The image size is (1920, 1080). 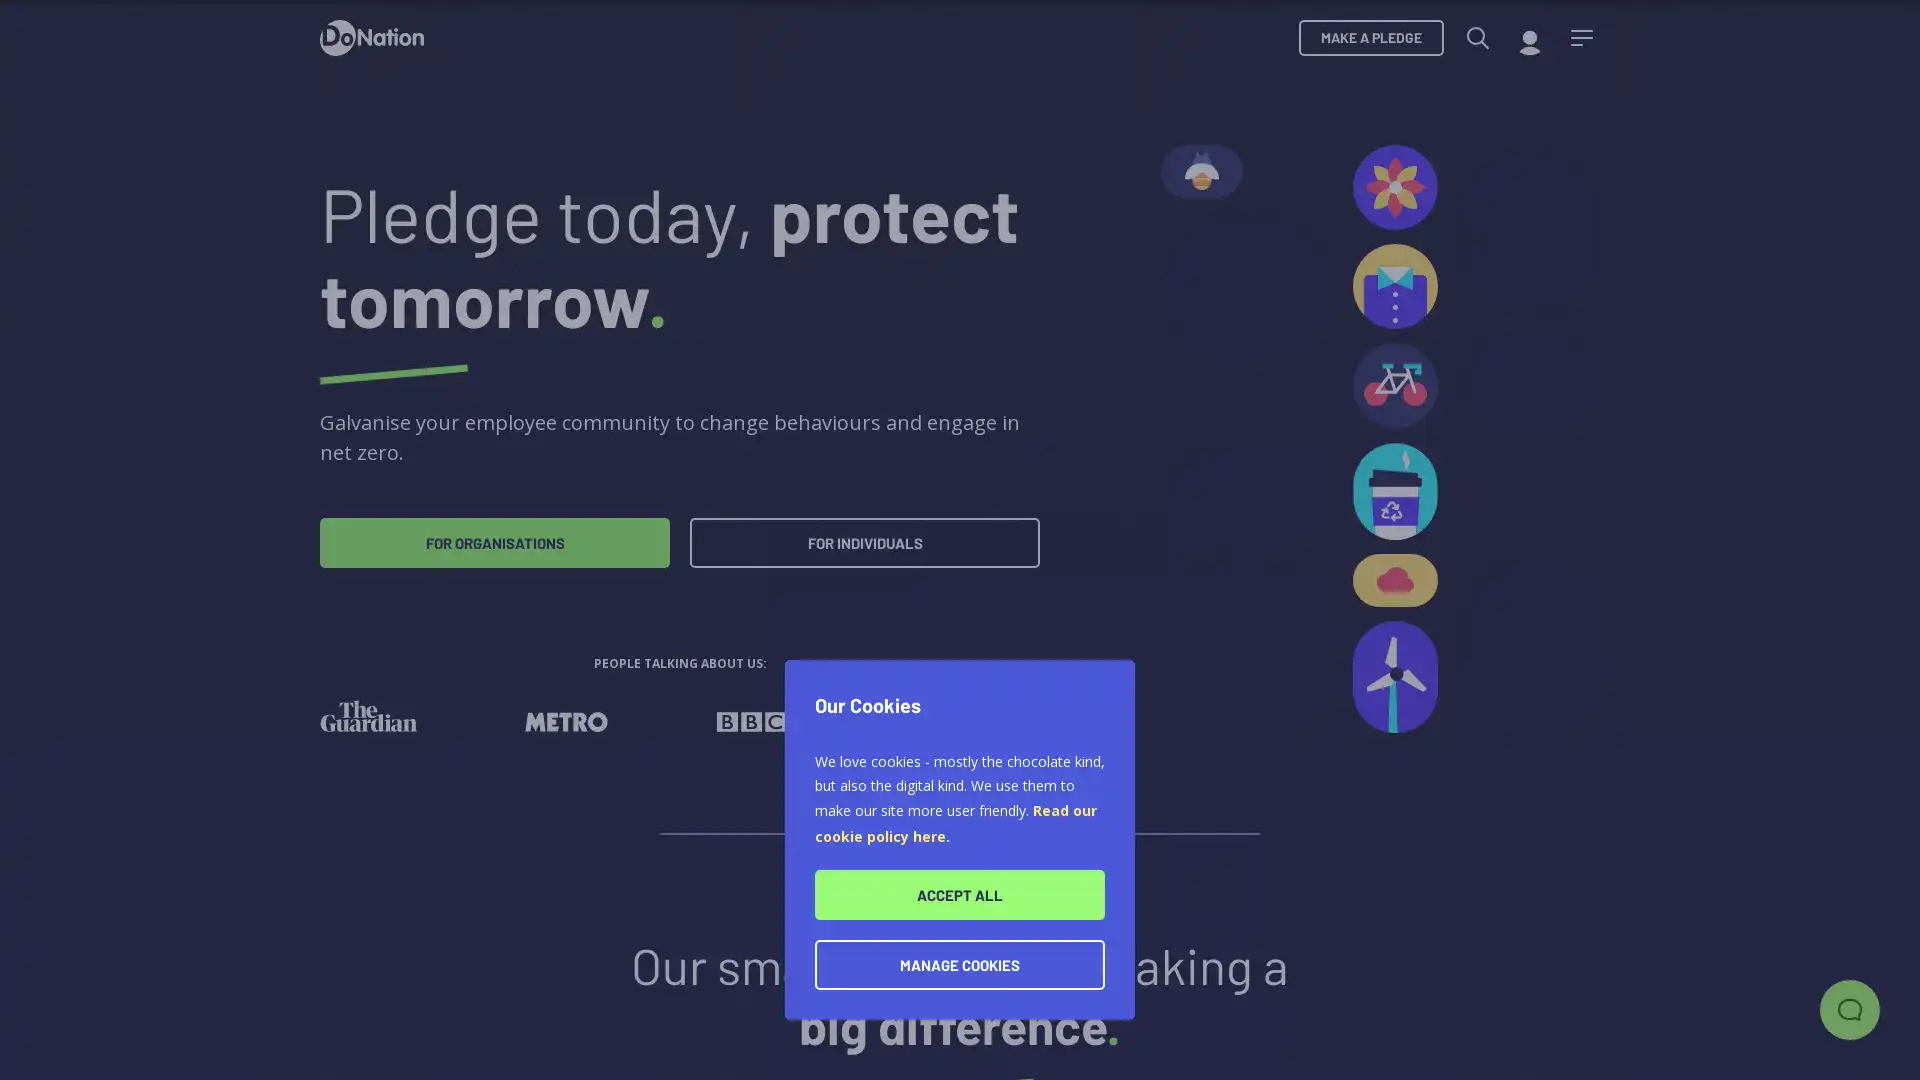 What do you see at coordinates (864, 543) in the screenshot?
I see `FOR INDIVIDUALS` at bounding box center [864, 543].